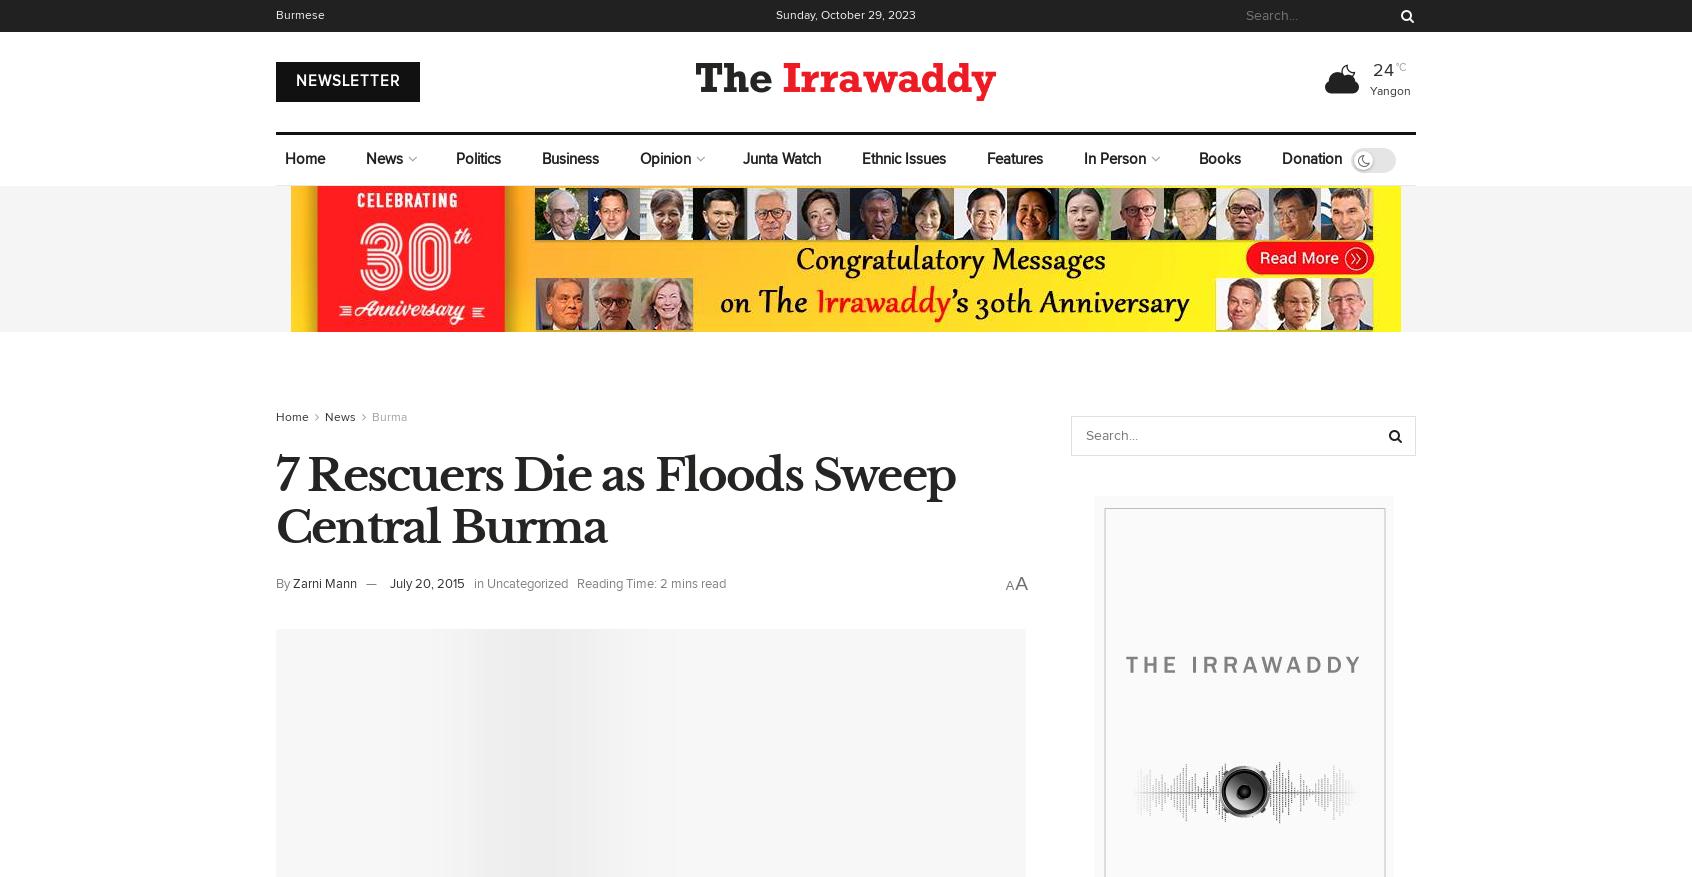  I want to click on 'Business', so click(568, 159).